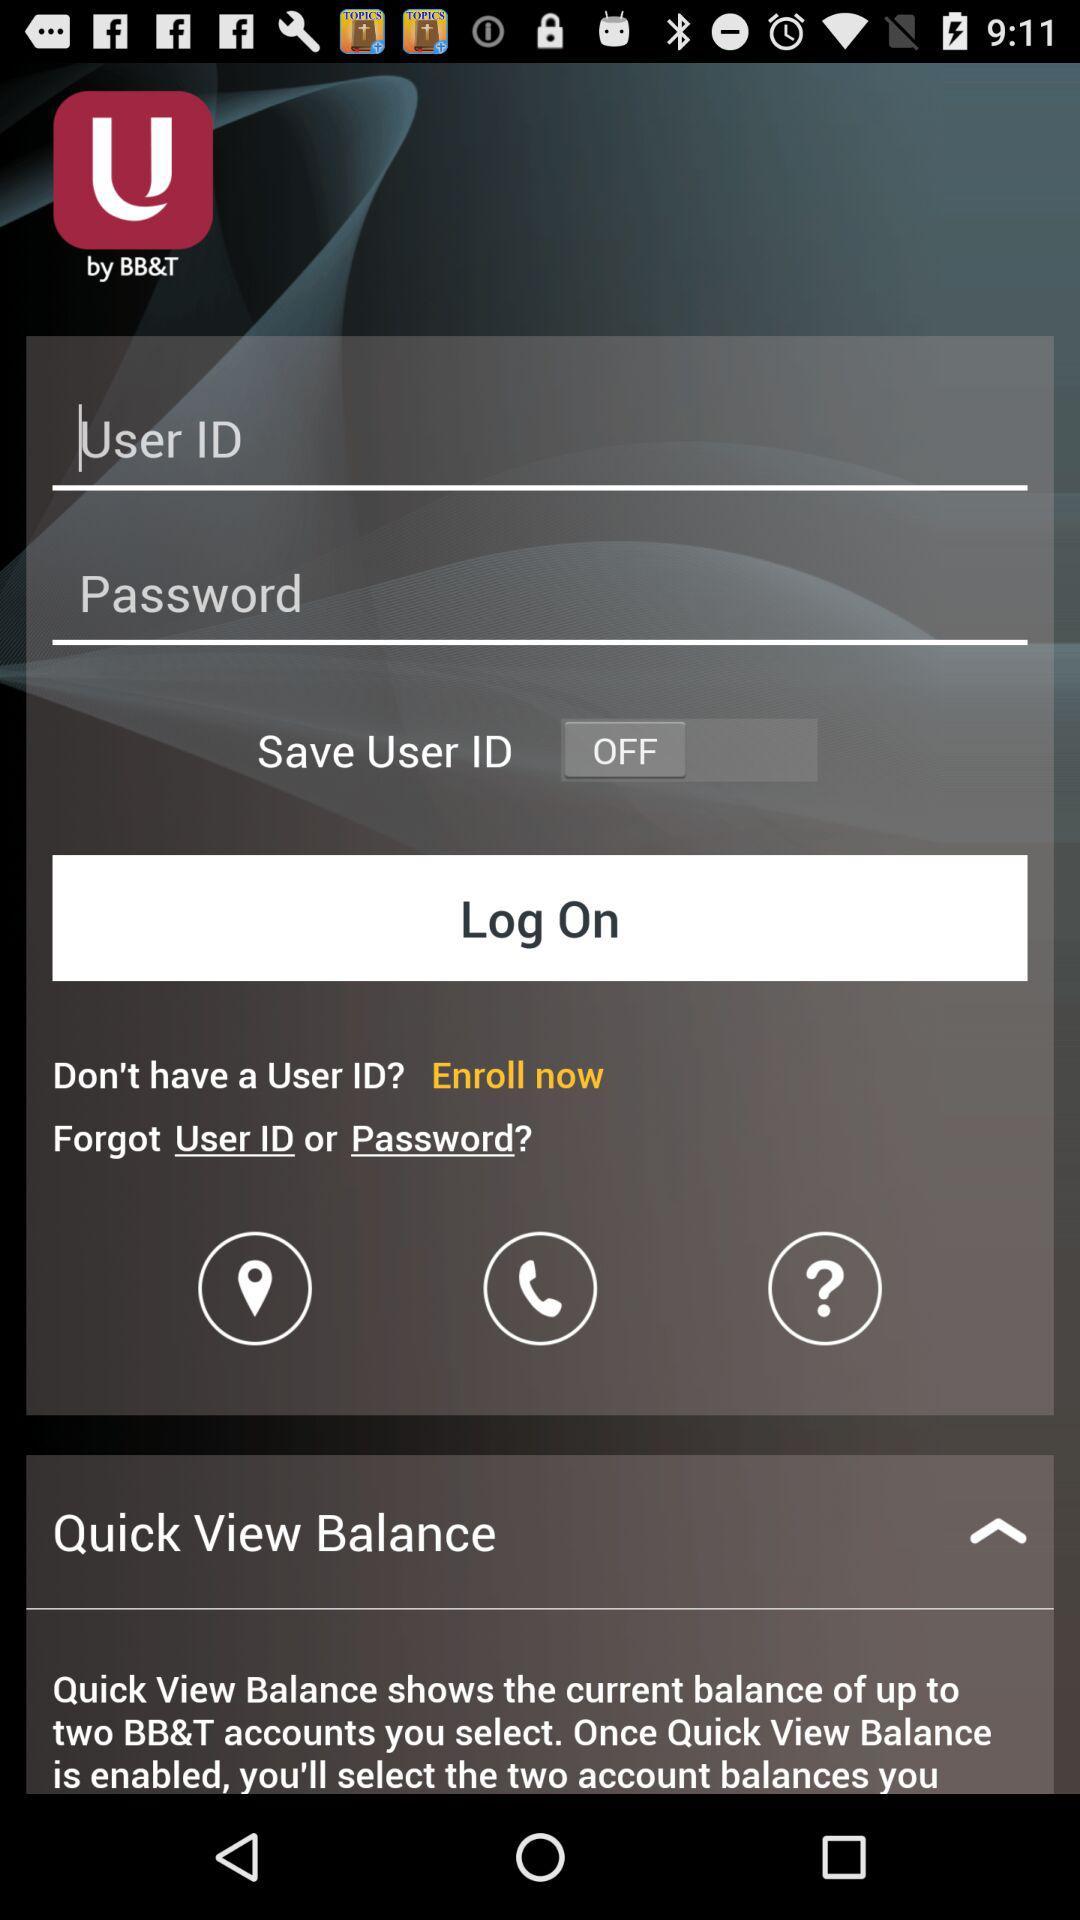 The image size is (1080, 1920). Describe the element at coordinates (516, 1073) in the screenshot. I see `icon below the log on item` at that location.